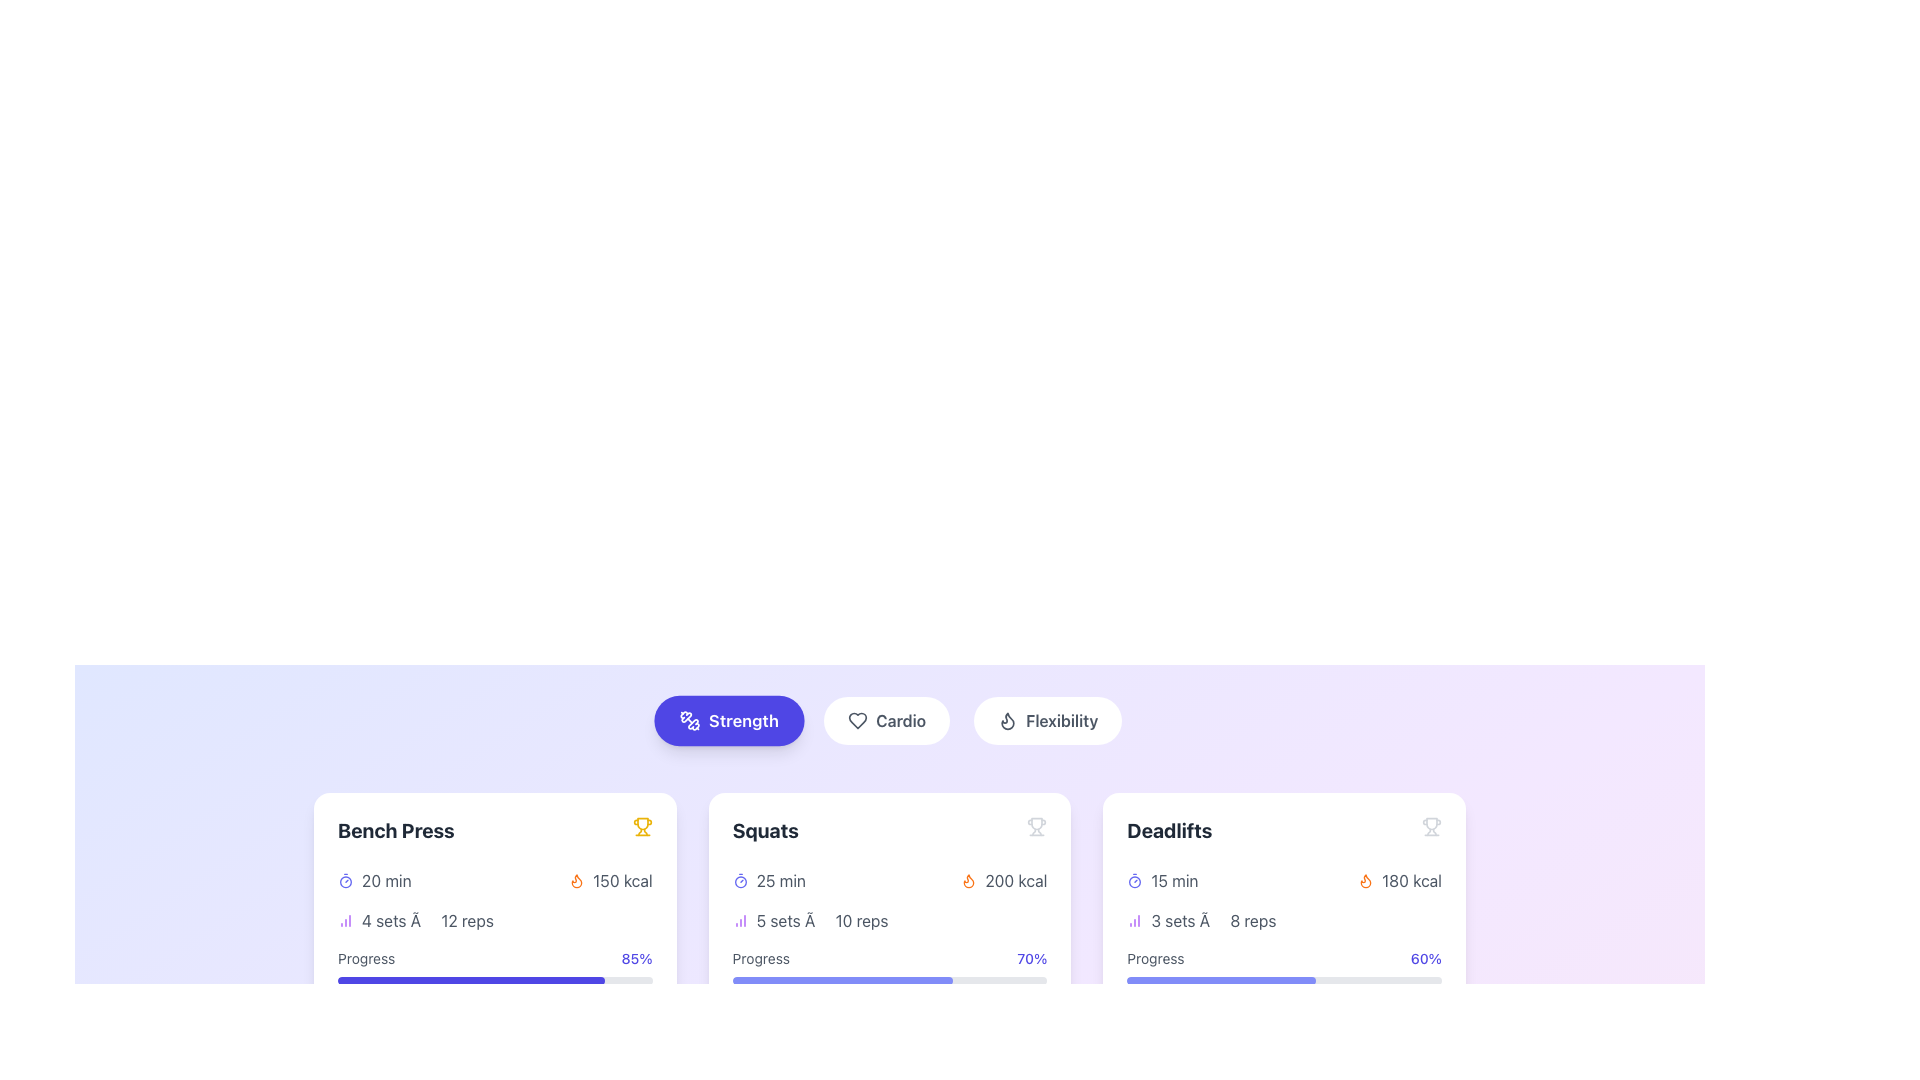 The image size is (1920, 1080). What do you see at coordinates (1284, 979) in the screenshot?
I see `the progress bar labeled 'Progress' located below the 'Deadlifts' title, which shows a completed portion in purple and a remaining portion in gray` at bounding box center [1284, 979].